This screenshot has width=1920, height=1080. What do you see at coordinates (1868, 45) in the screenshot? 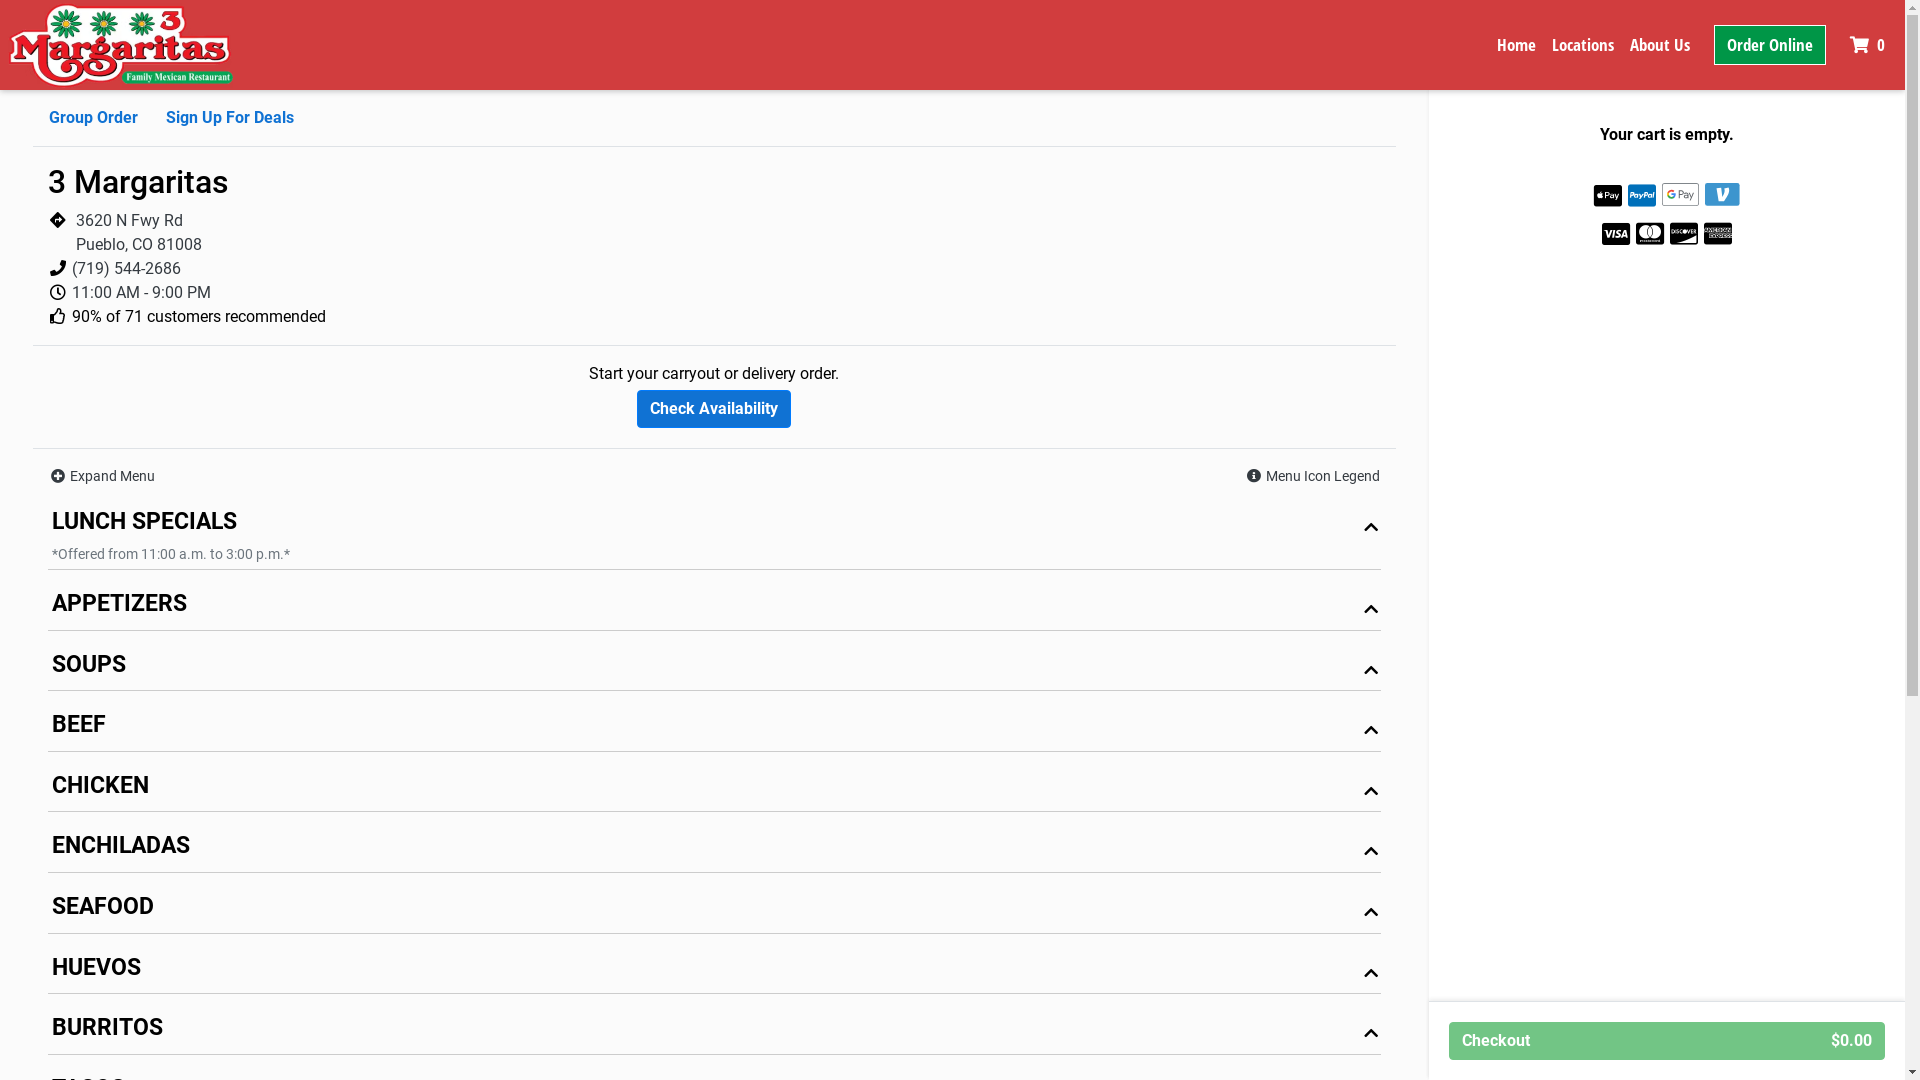
I see `'0` at bounding box center [1868, 45].